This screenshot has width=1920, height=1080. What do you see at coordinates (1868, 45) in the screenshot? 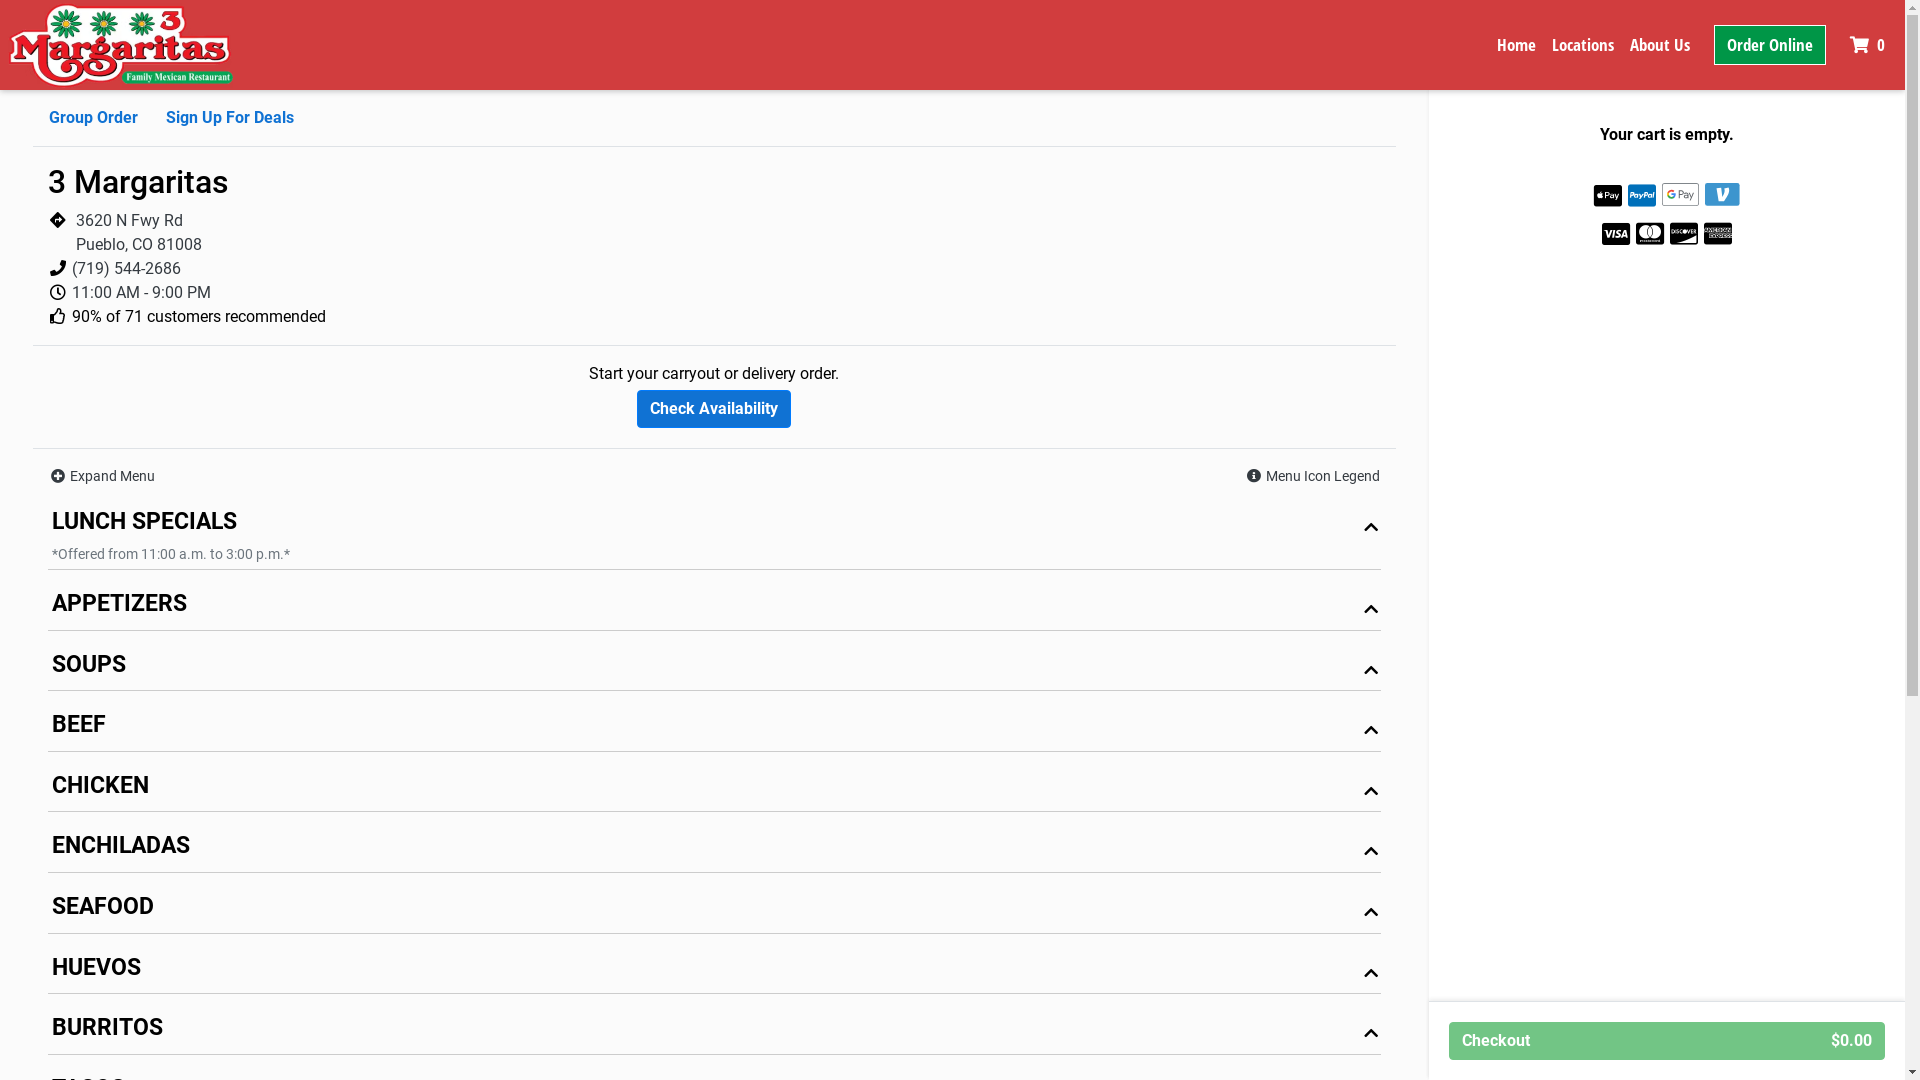
I see `'0` at bounding box center [1868, 45].